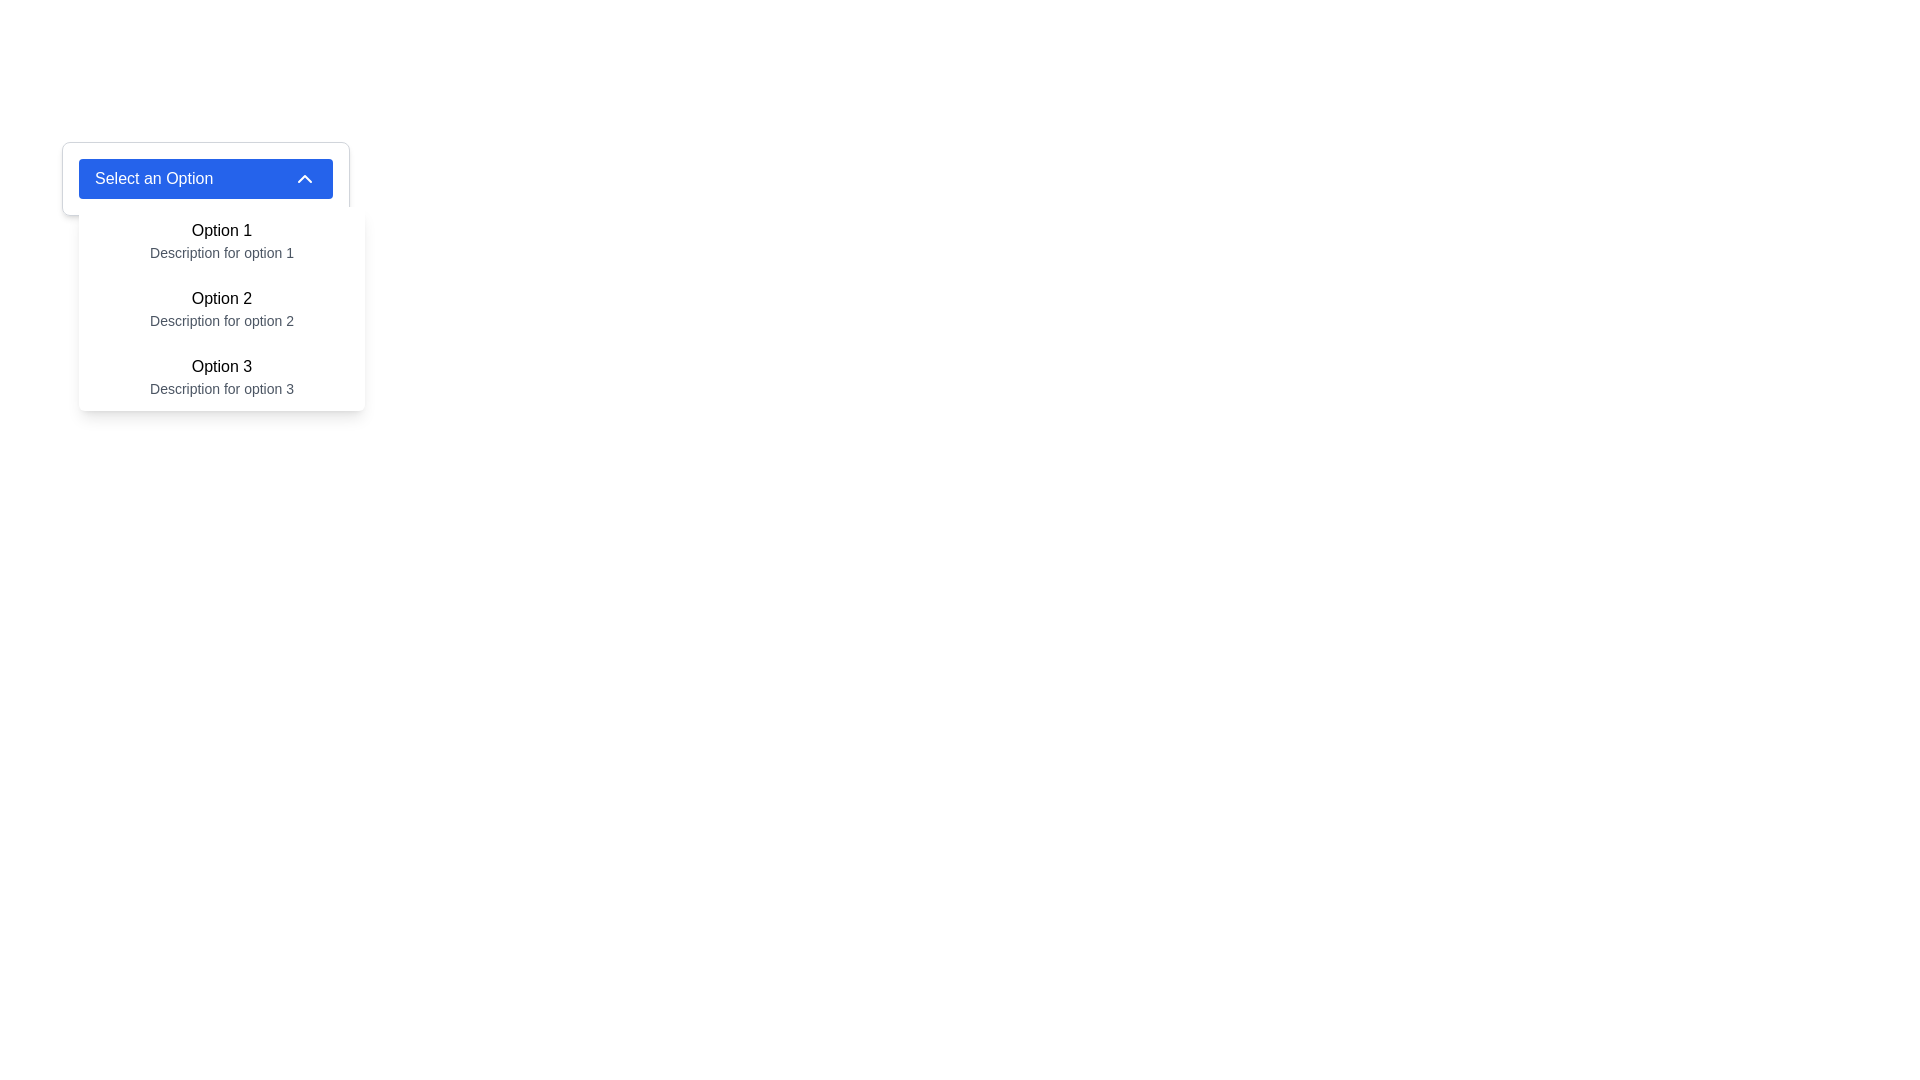 Image resolution: width=1920 pixels, height=1080 pixels. I want to click on the first option in the dropdown menu labeled 'Option 1', so click(221, 239).